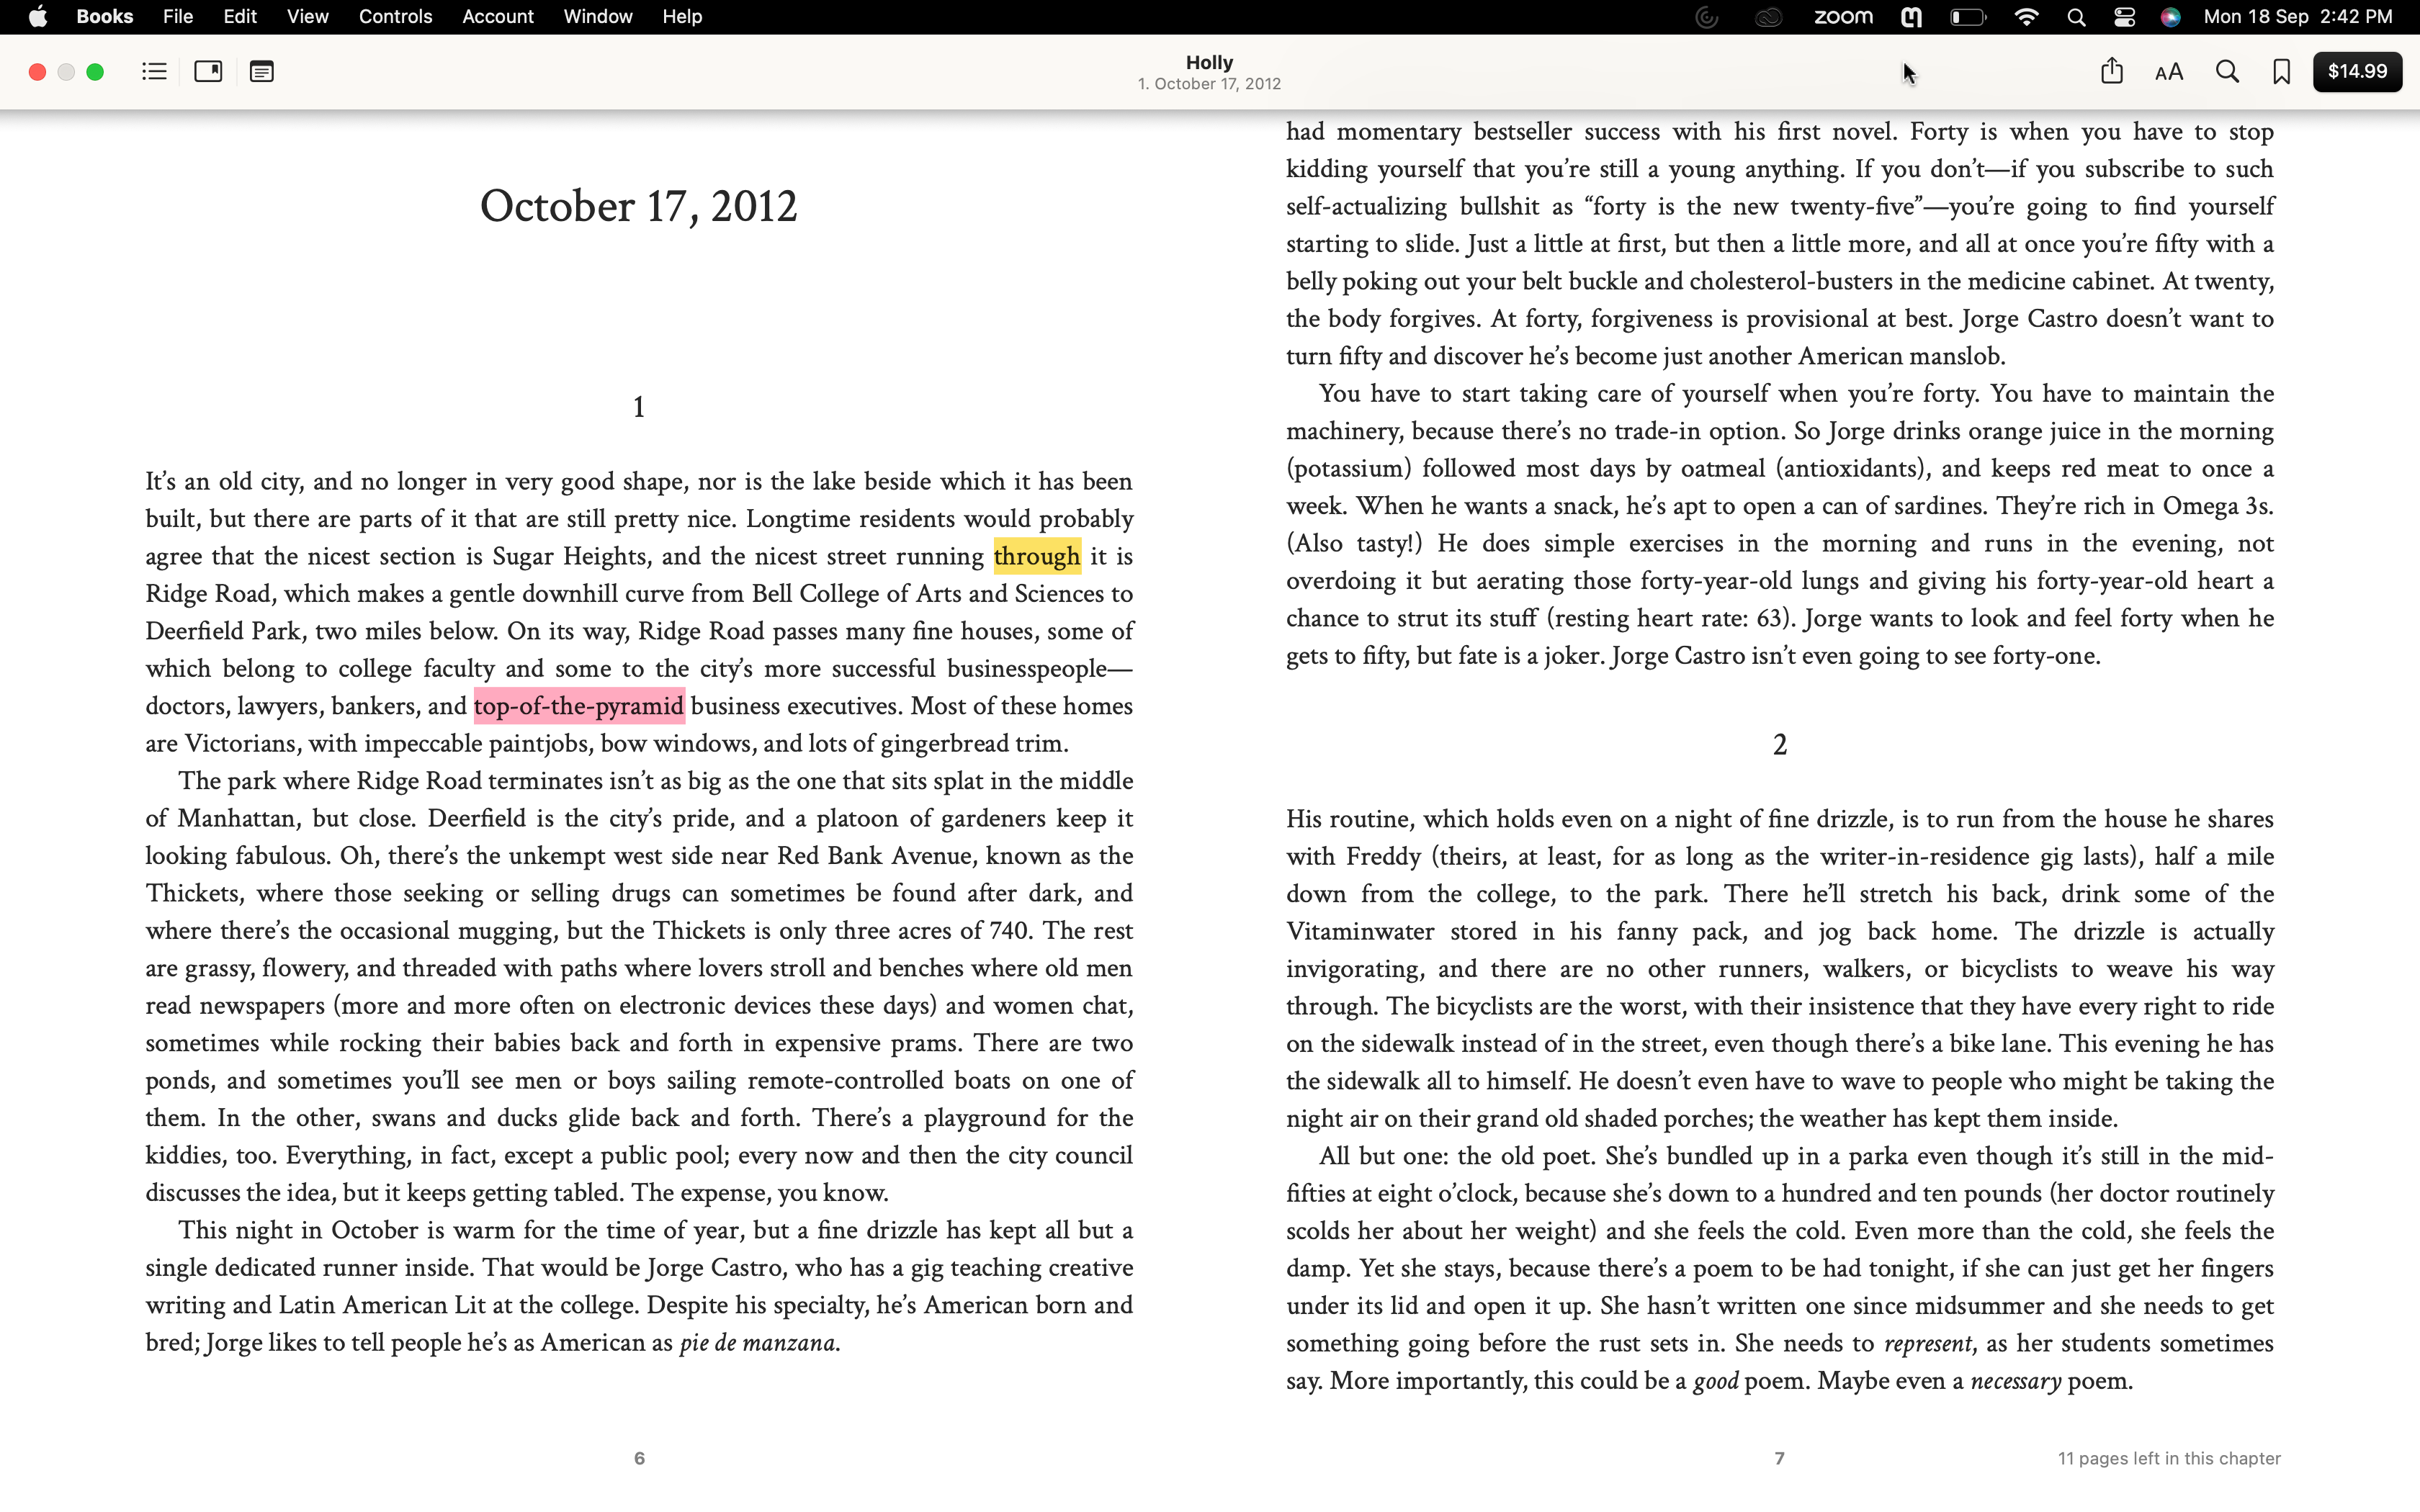  Describe the element at coordinates (830, 1342) in the screenshot. I see `Right click to look up the meaning of "manzana` at that location.